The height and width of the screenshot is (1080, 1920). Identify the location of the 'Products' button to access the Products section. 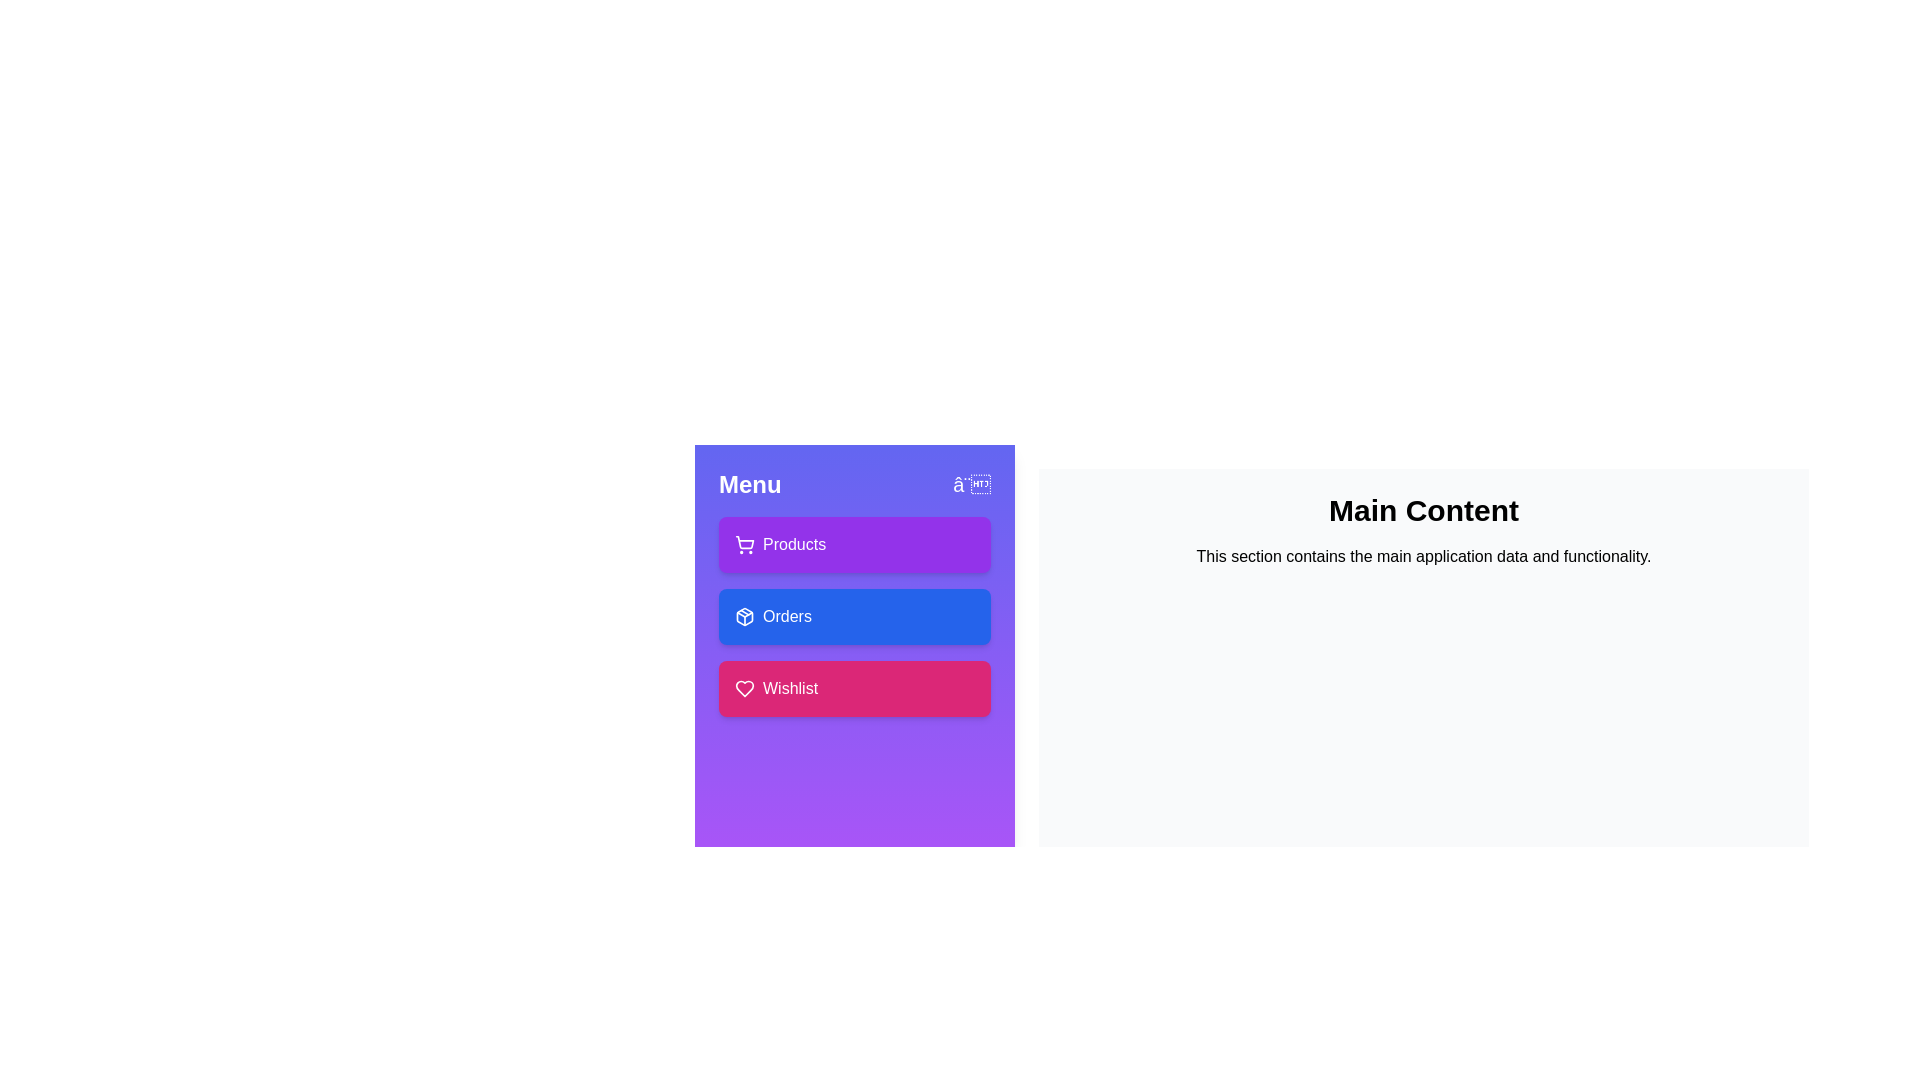
(854, 544).